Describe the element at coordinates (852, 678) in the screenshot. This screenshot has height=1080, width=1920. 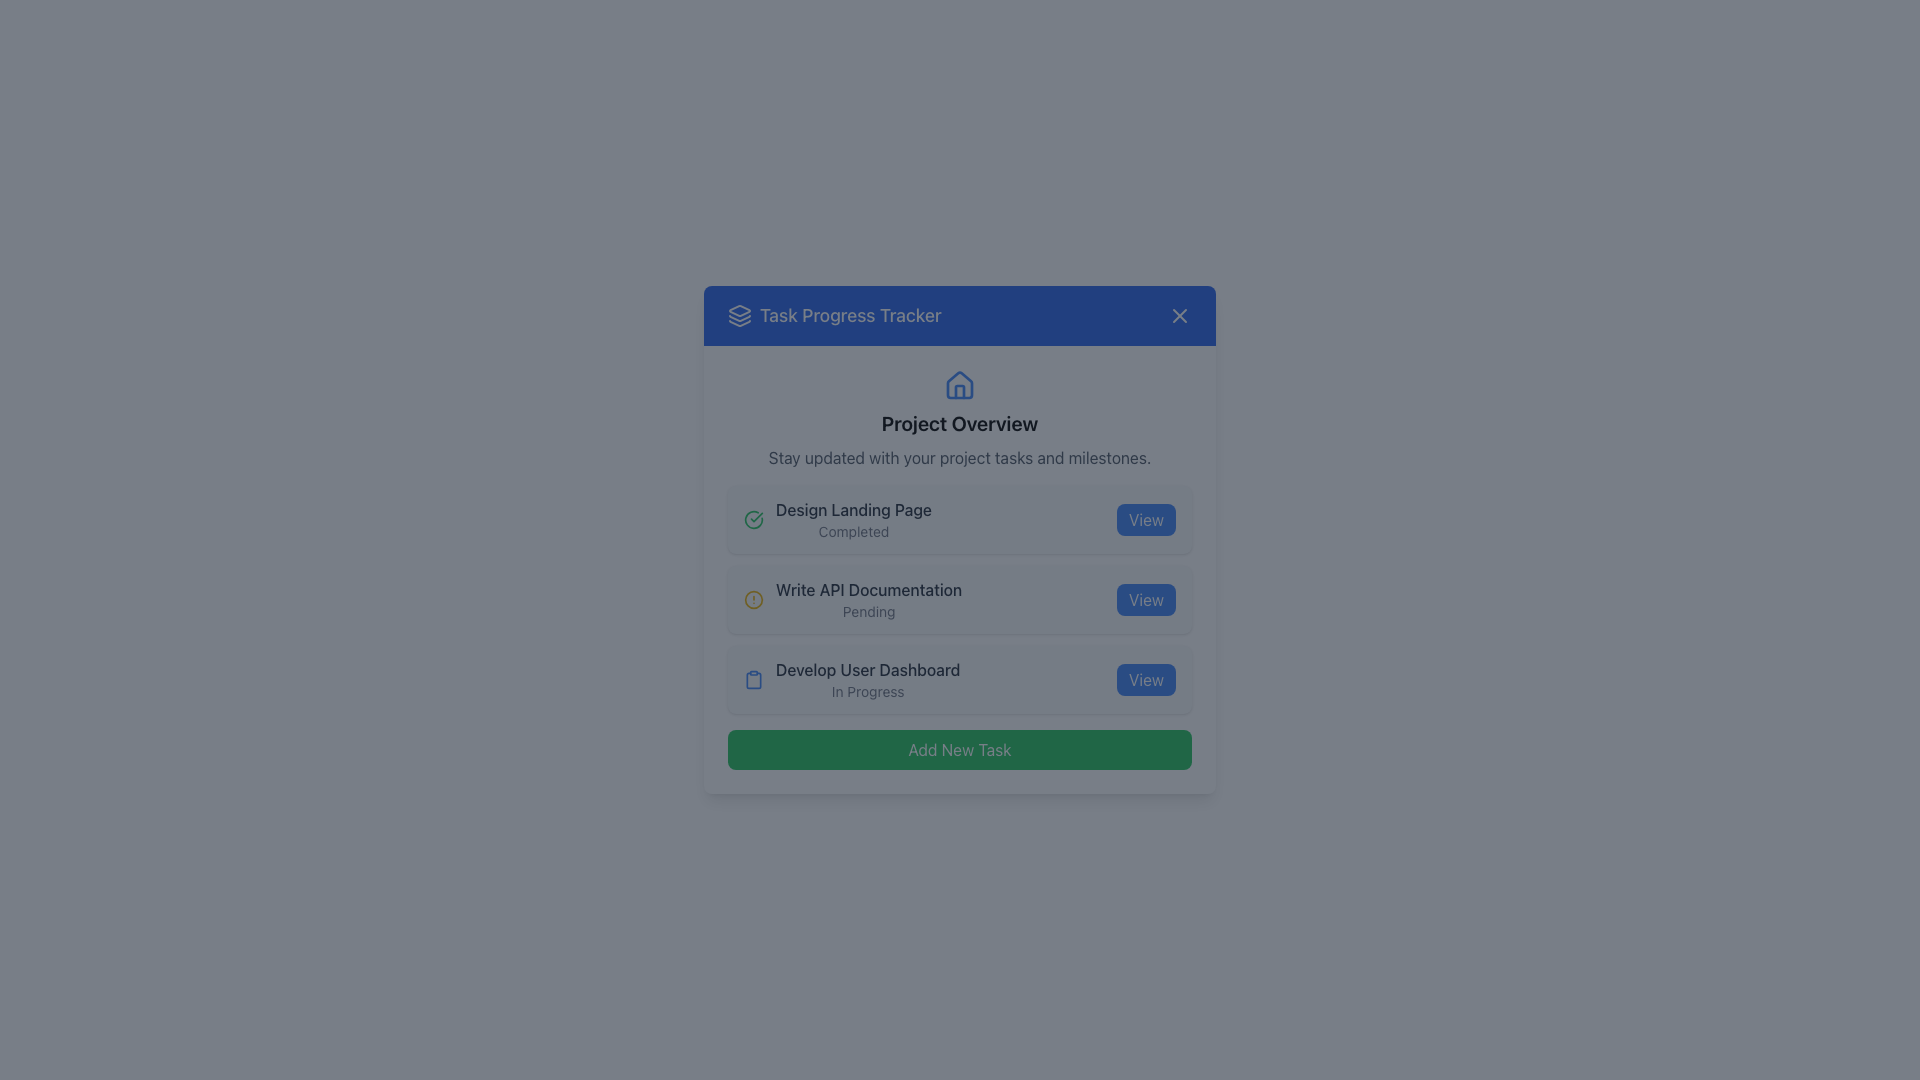
I see `the text label 'Develop User Dashboard' with a clipboard icon, which is the second component of the third task entry in the 'Task Progress Tracker' interface` at that location.